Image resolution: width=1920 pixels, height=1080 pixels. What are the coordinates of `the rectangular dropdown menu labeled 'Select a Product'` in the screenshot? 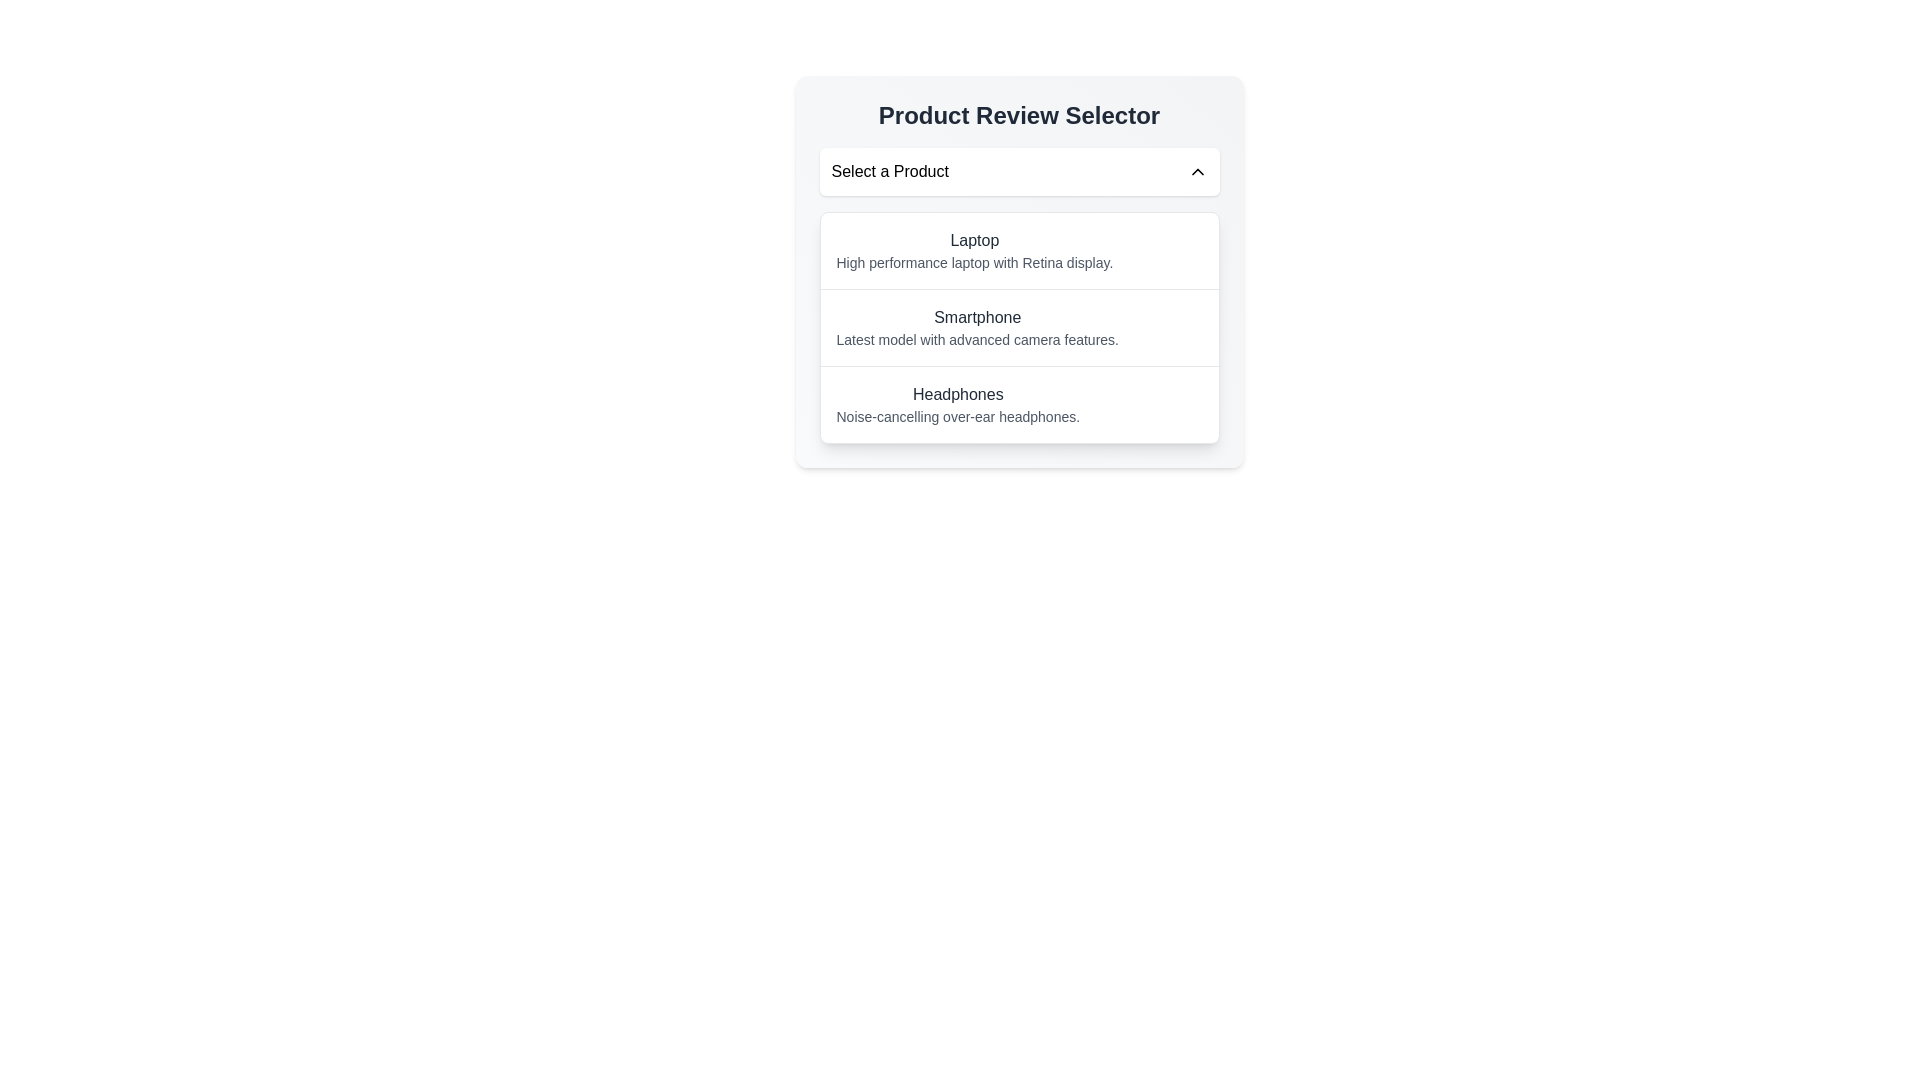 It's located at (1019, 171).